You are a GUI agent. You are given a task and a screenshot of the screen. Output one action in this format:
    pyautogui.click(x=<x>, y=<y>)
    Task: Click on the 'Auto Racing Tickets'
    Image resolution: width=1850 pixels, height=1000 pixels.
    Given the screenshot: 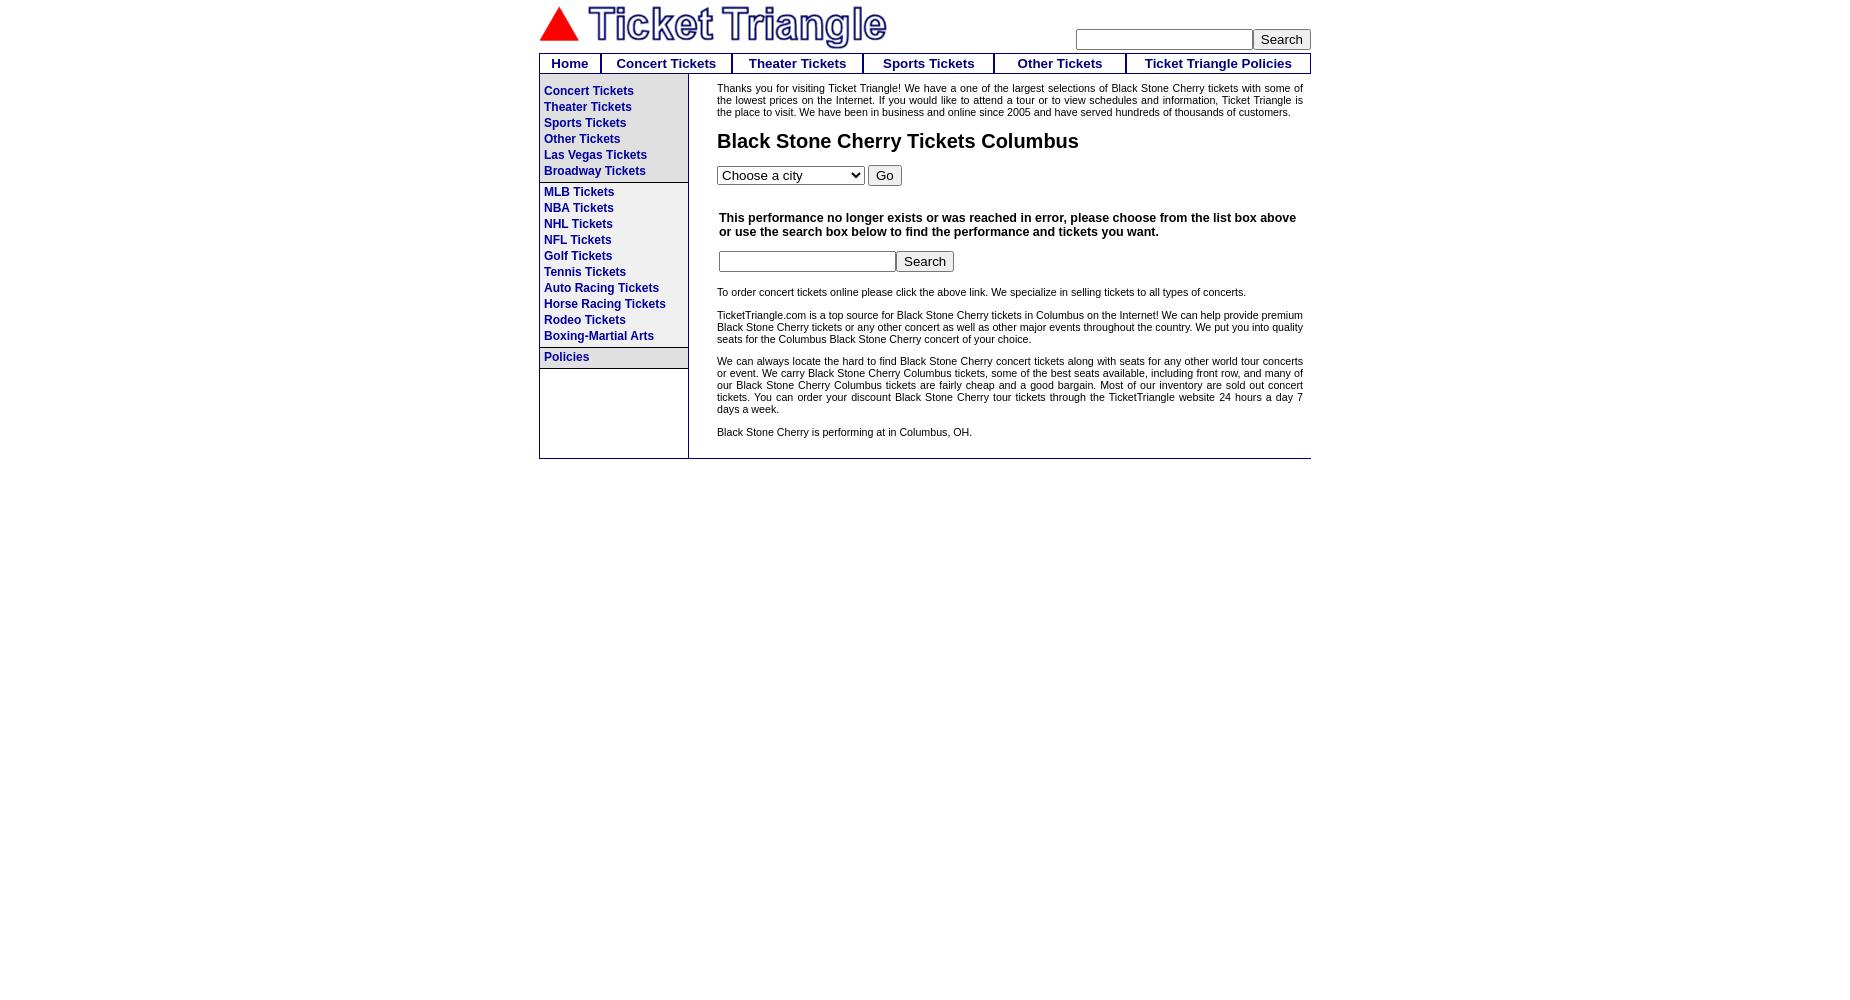 What is the action you would take?
    pyautogui.click(x=601, y=288)
    